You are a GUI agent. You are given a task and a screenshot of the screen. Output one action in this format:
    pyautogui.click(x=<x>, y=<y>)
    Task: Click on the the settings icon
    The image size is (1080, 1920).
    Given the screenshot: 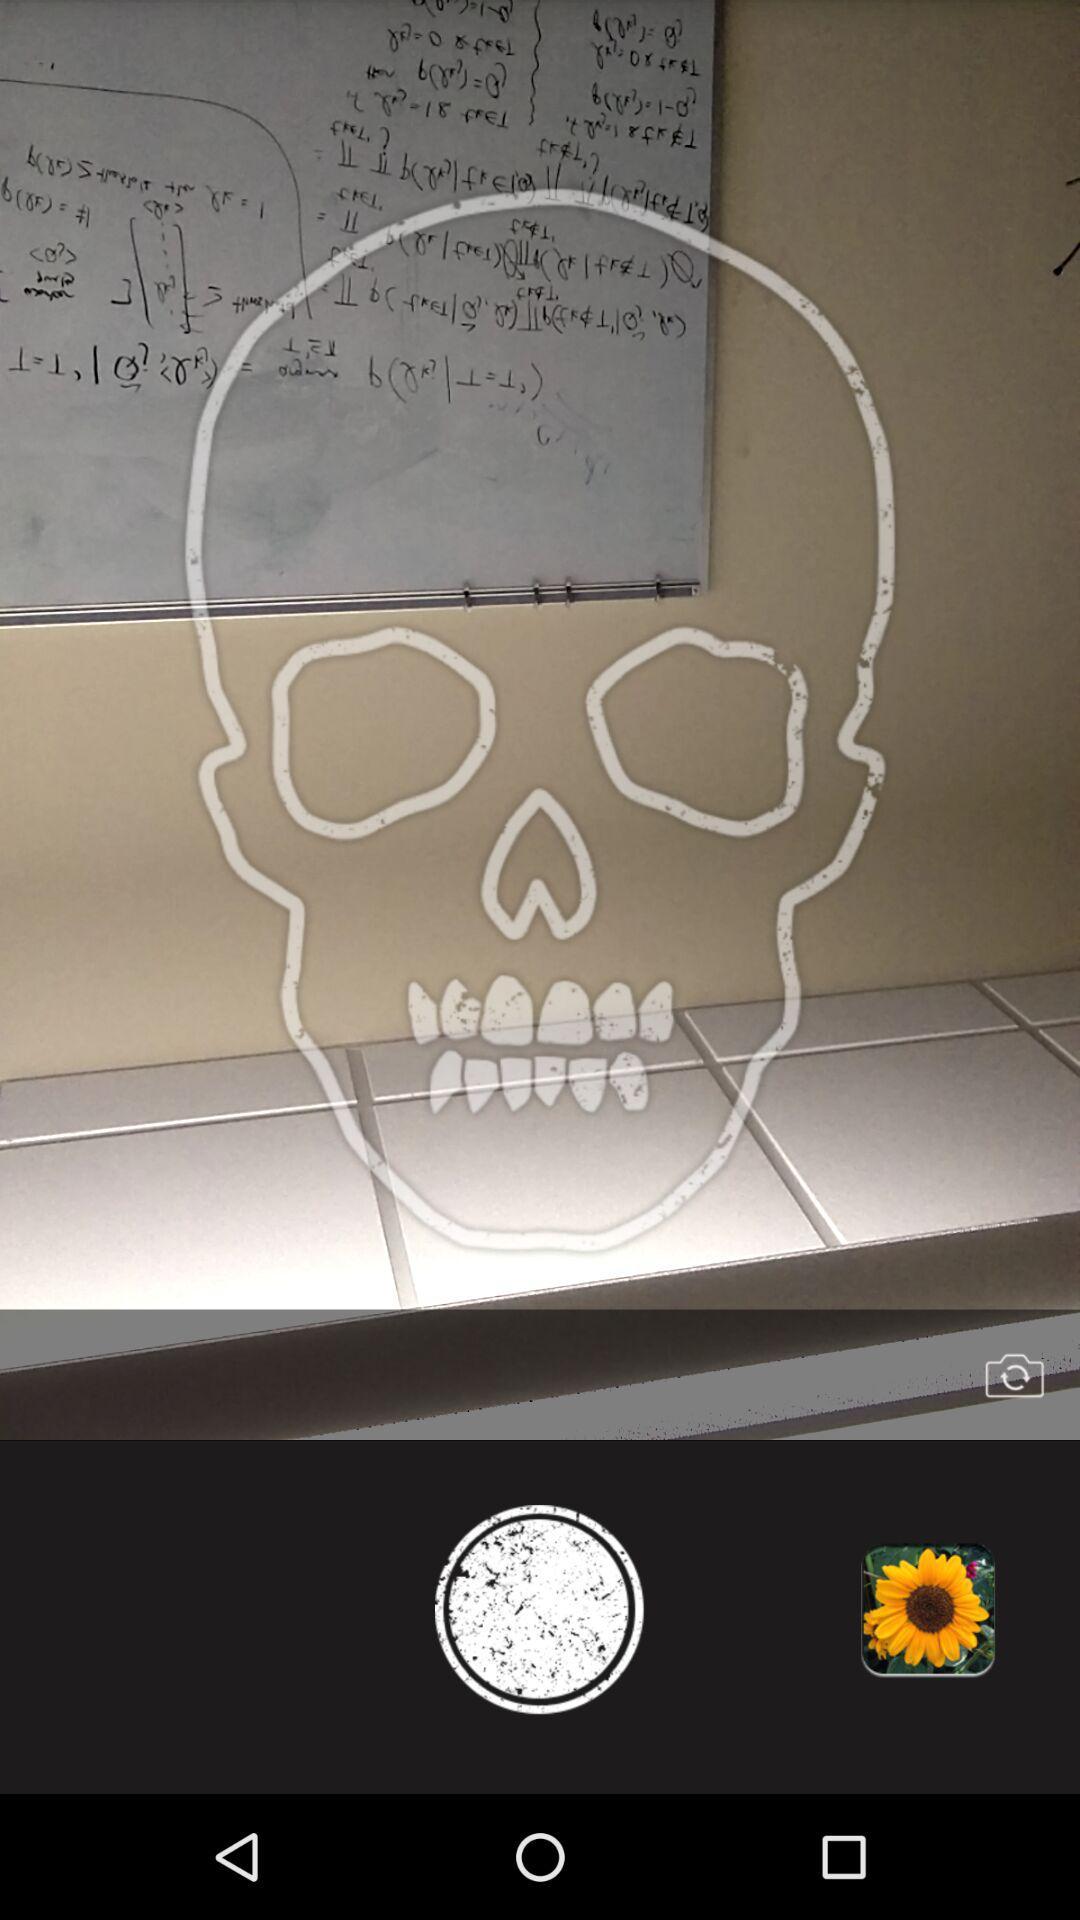 What is the action you would take?
    pyautogui.click(x=927, y=1722)
    